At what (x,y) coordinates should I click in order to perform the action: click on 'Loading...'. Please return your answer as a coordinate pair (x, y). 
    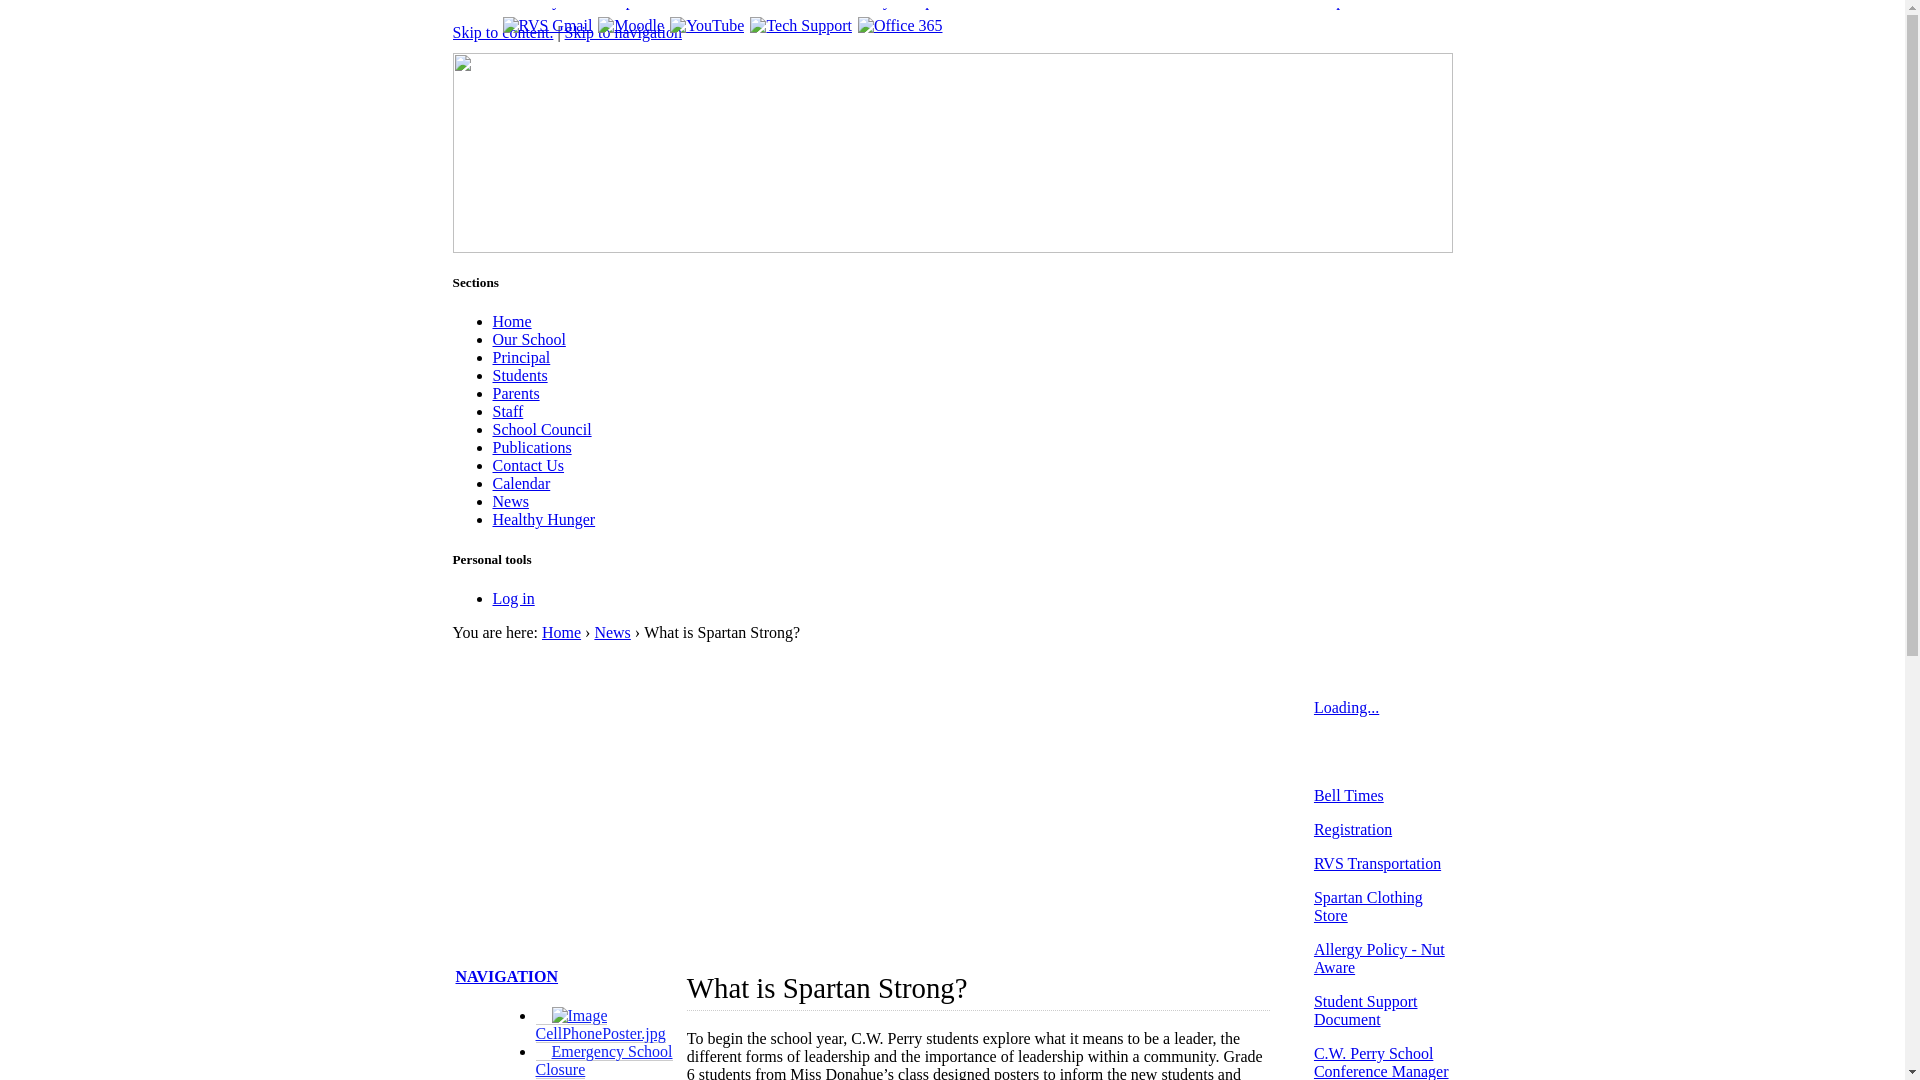
    Looking at the image, I should click on (1346, 706).